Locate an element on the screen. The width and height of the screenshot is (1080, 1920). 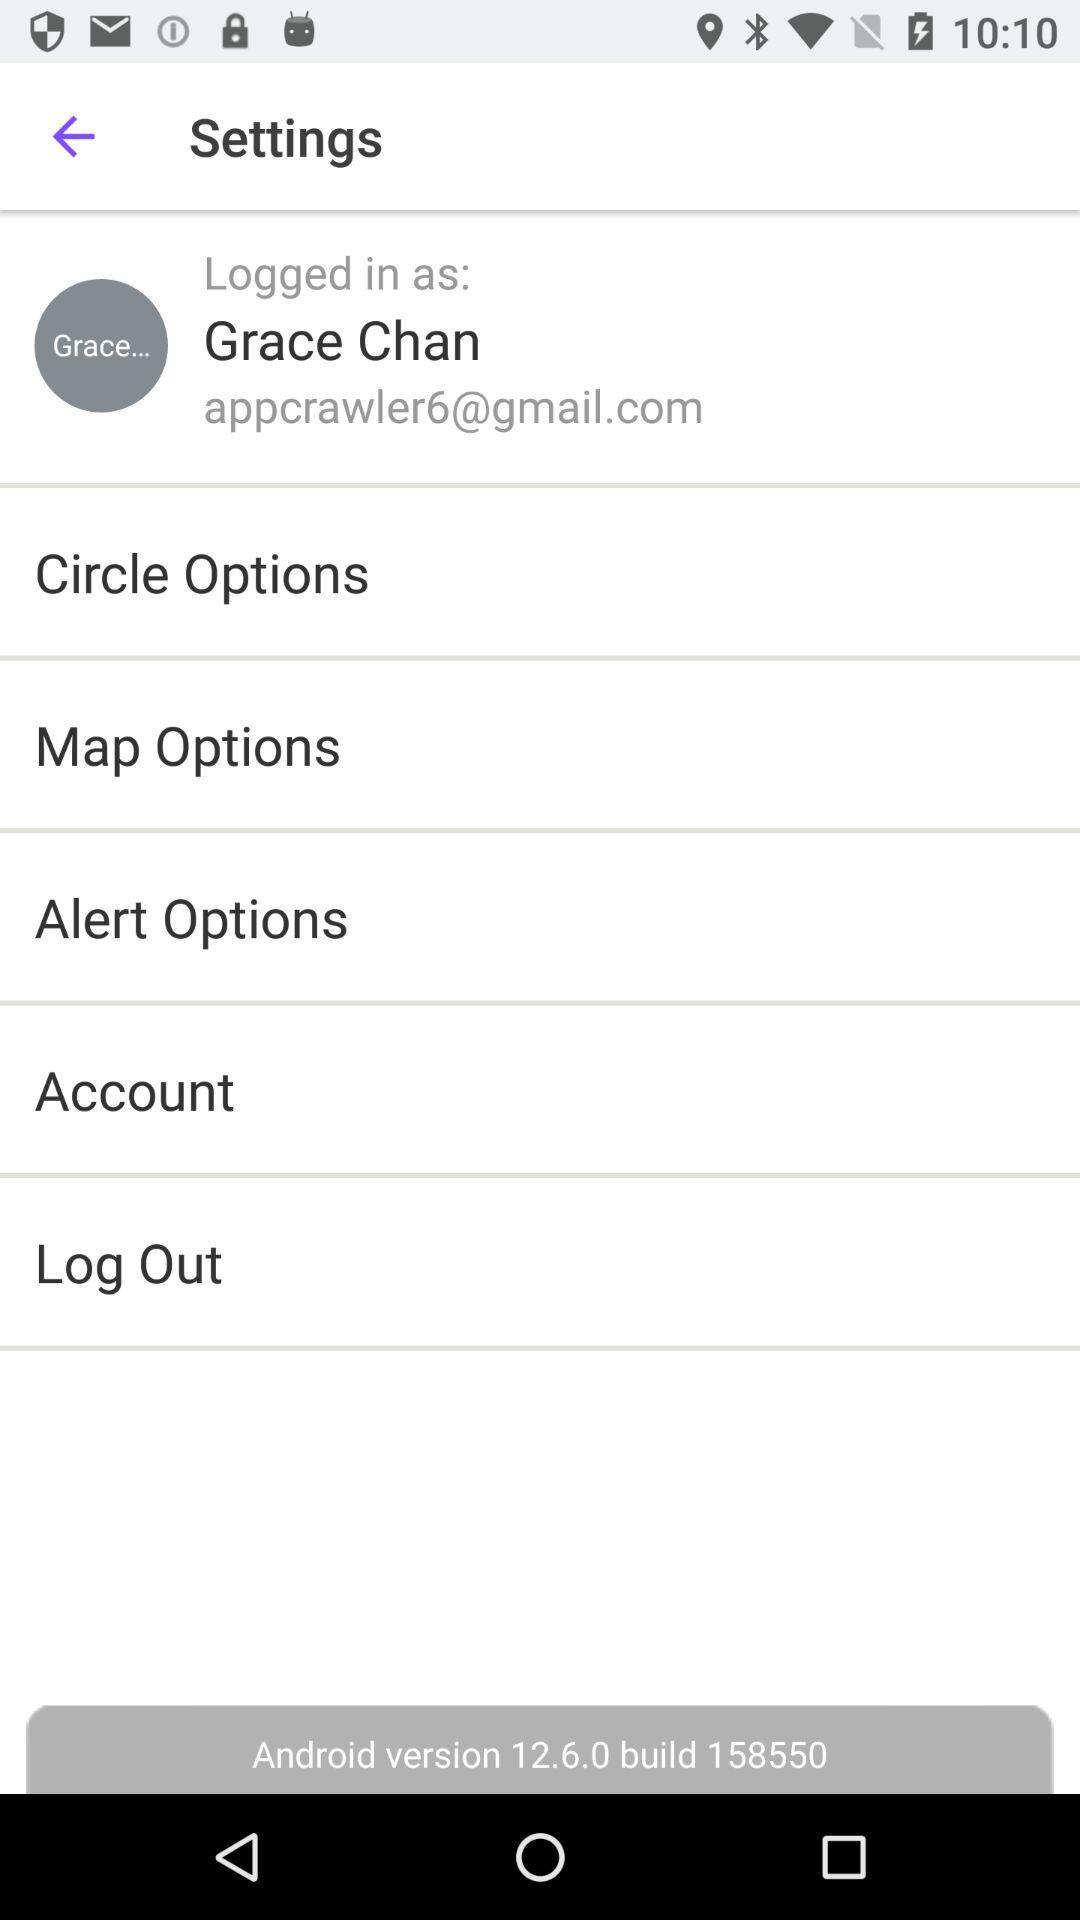
the account item is located at coordinates (135, 1088).